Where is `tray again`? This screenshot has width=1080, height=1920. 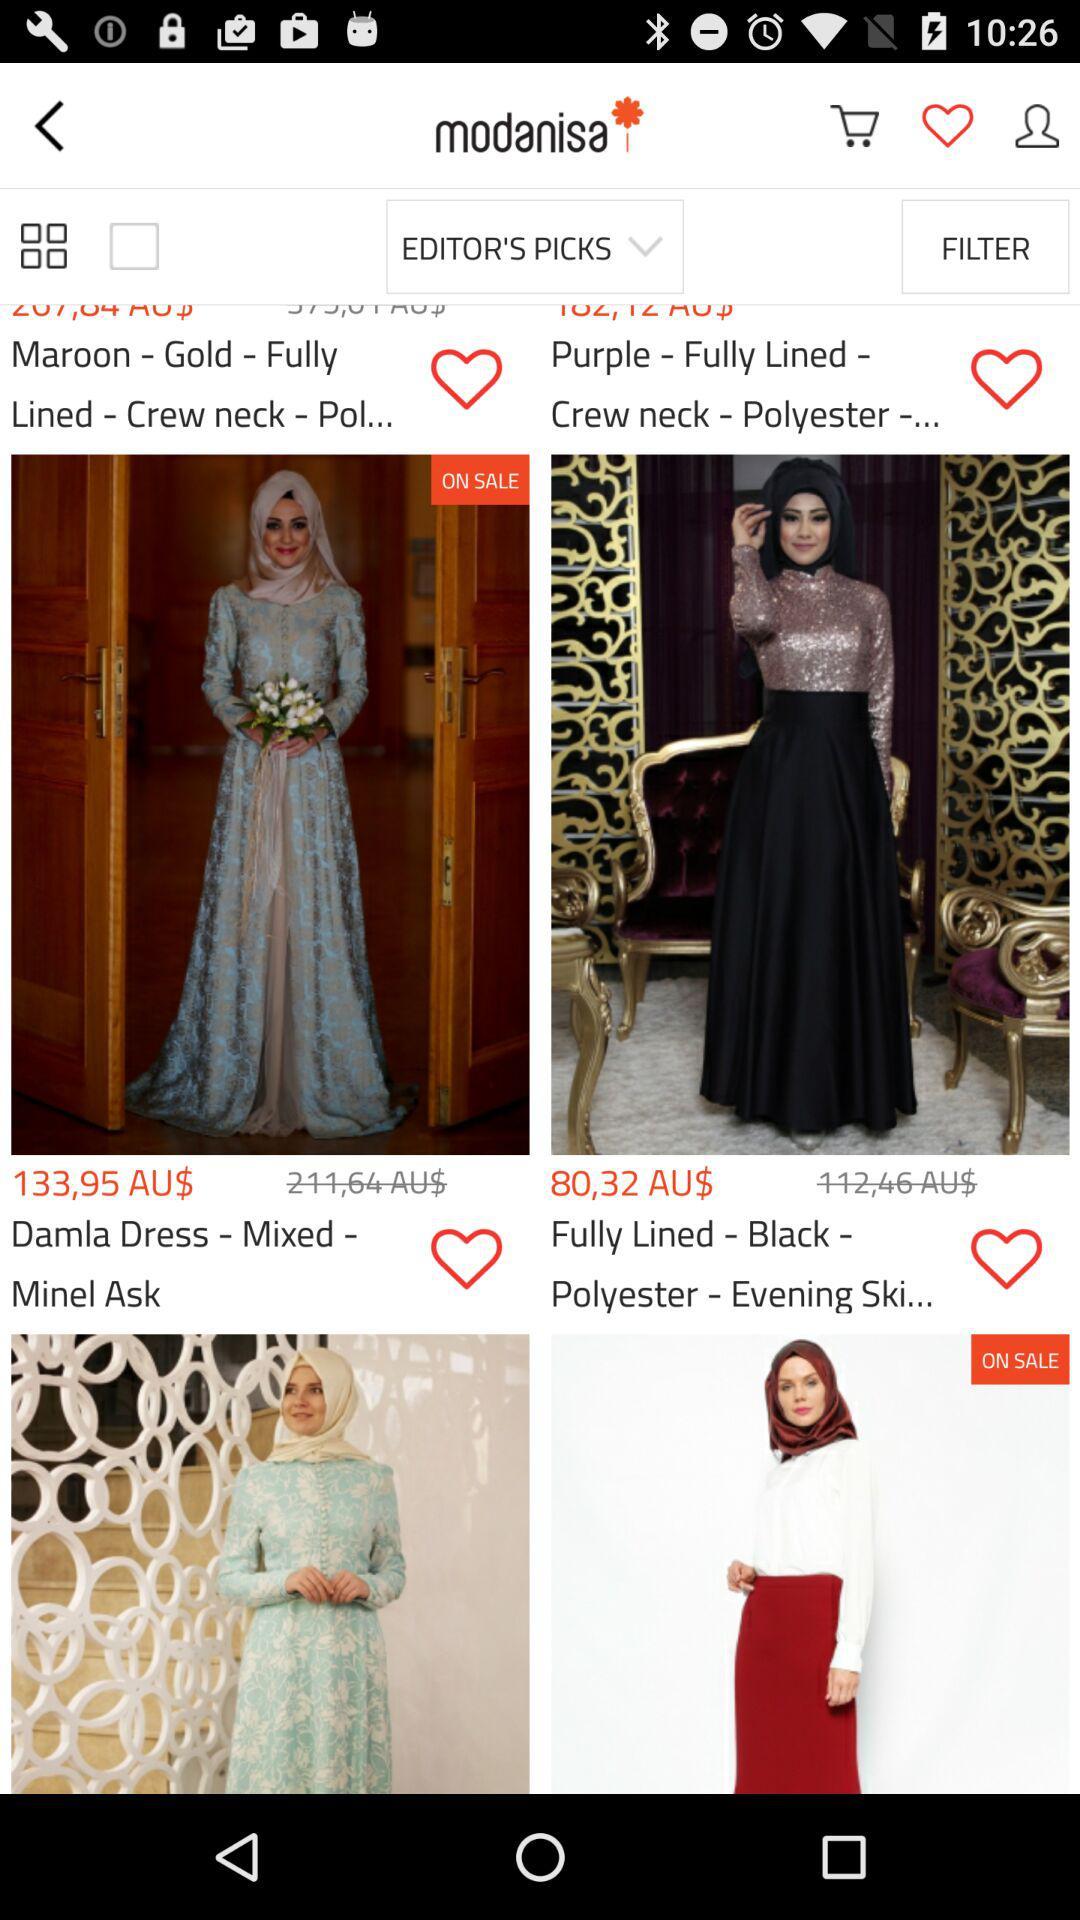 tray again is located at coordinates (1036, 124).